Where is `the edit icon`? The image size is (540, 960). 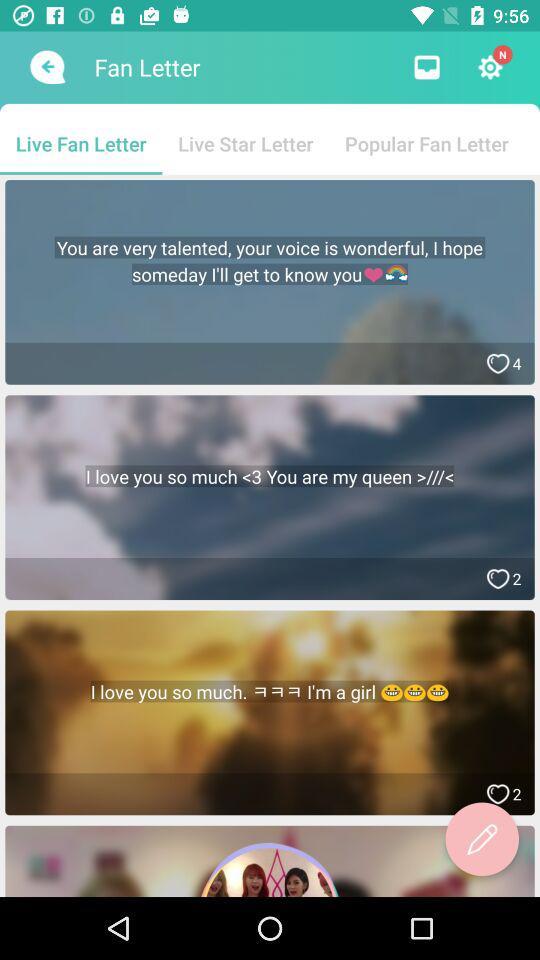 the edit icon is located at coordinates (481, 839).